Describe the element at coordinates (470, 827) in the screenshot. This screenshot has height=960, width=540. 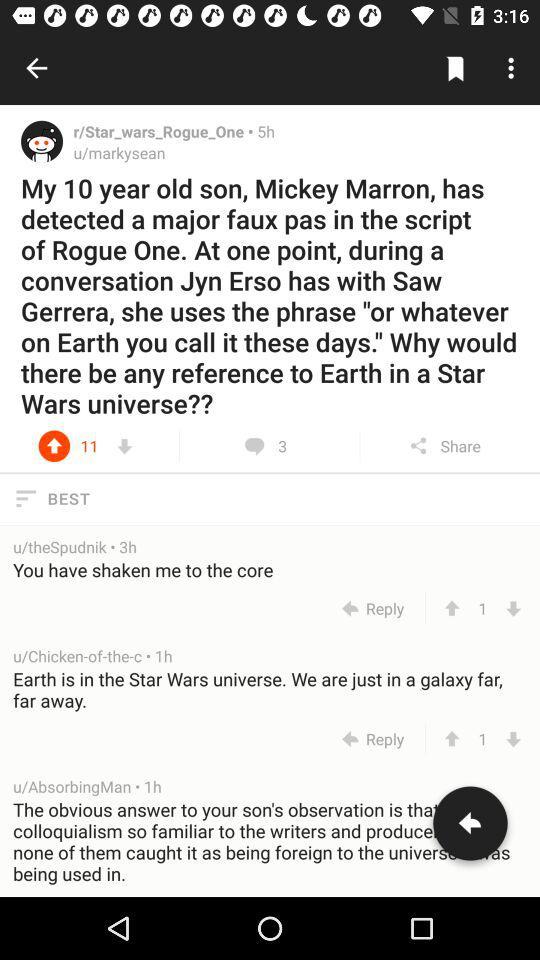
I see `the arrow_backward icon` at that location.